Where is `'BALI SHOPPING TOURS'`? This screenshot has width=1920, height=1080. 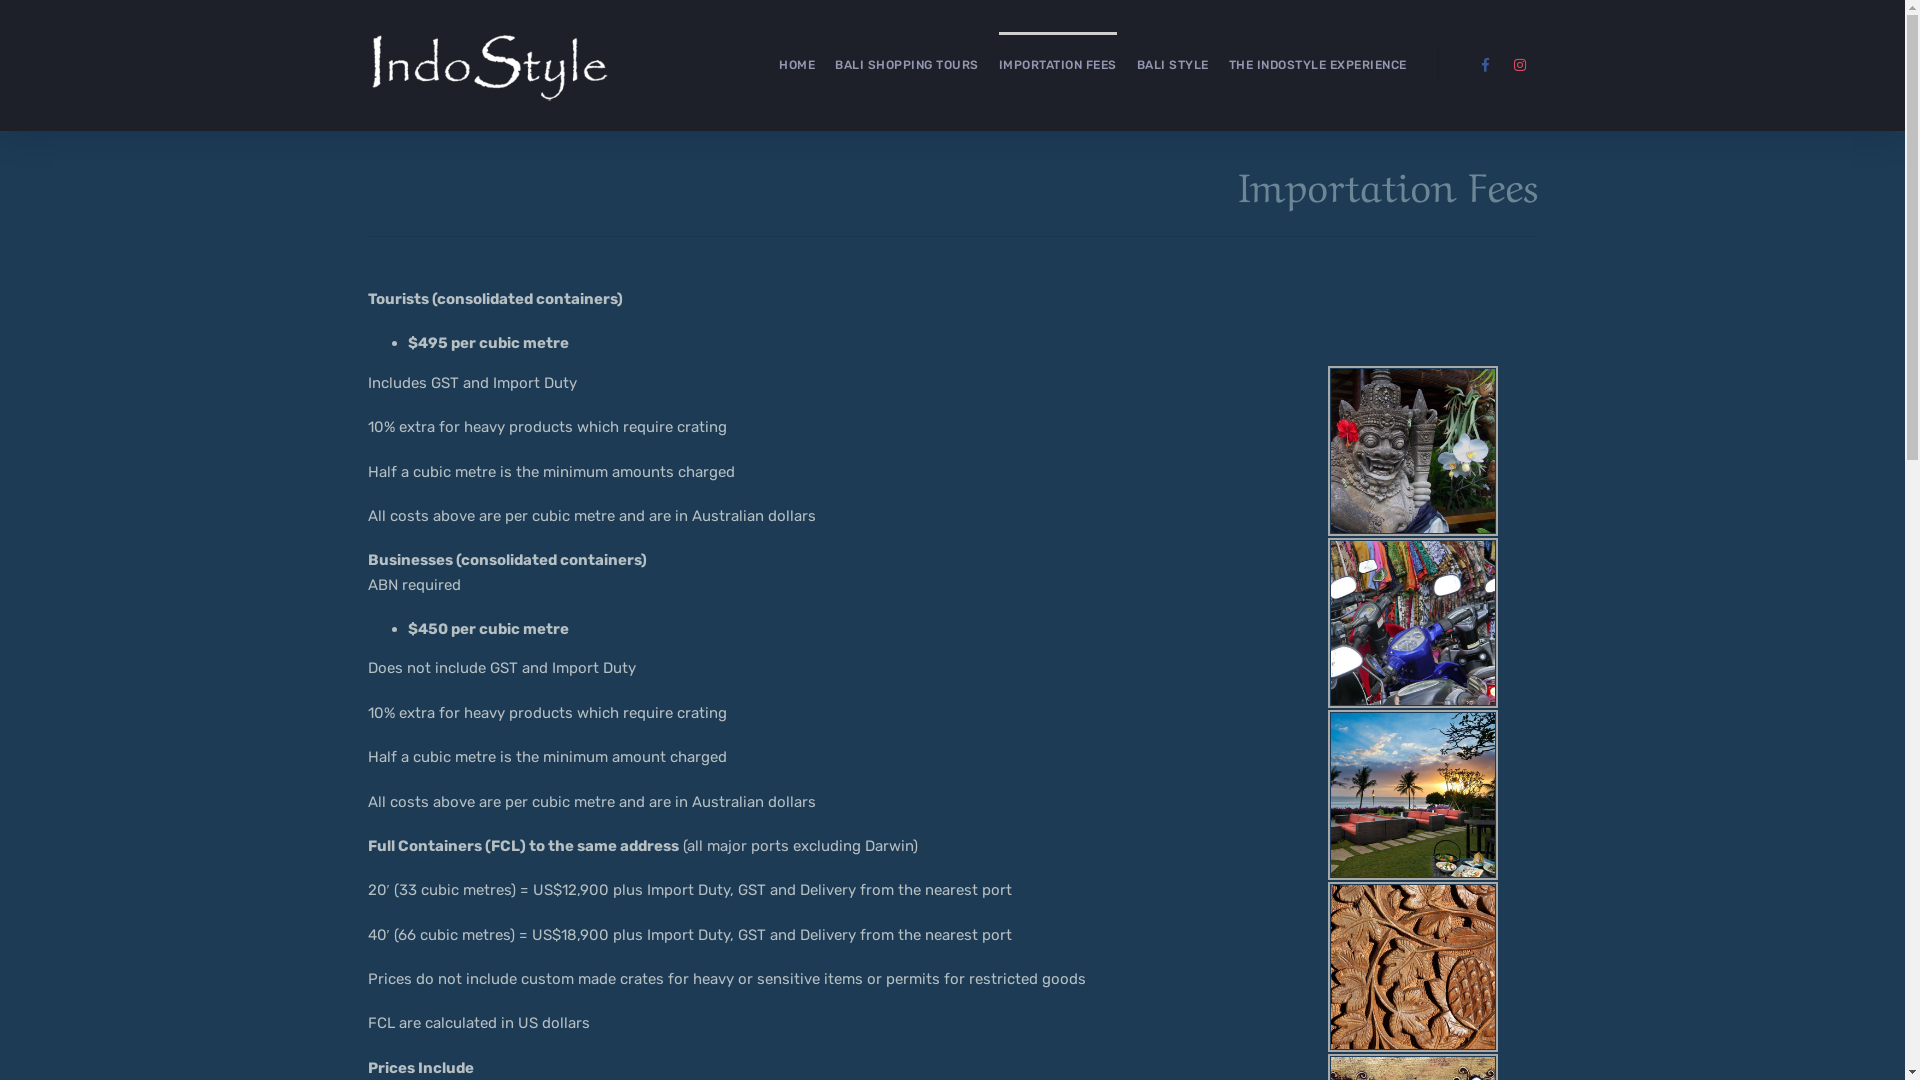
'BALI SHOPPING TOURS' is located at coordinates (906, 64).